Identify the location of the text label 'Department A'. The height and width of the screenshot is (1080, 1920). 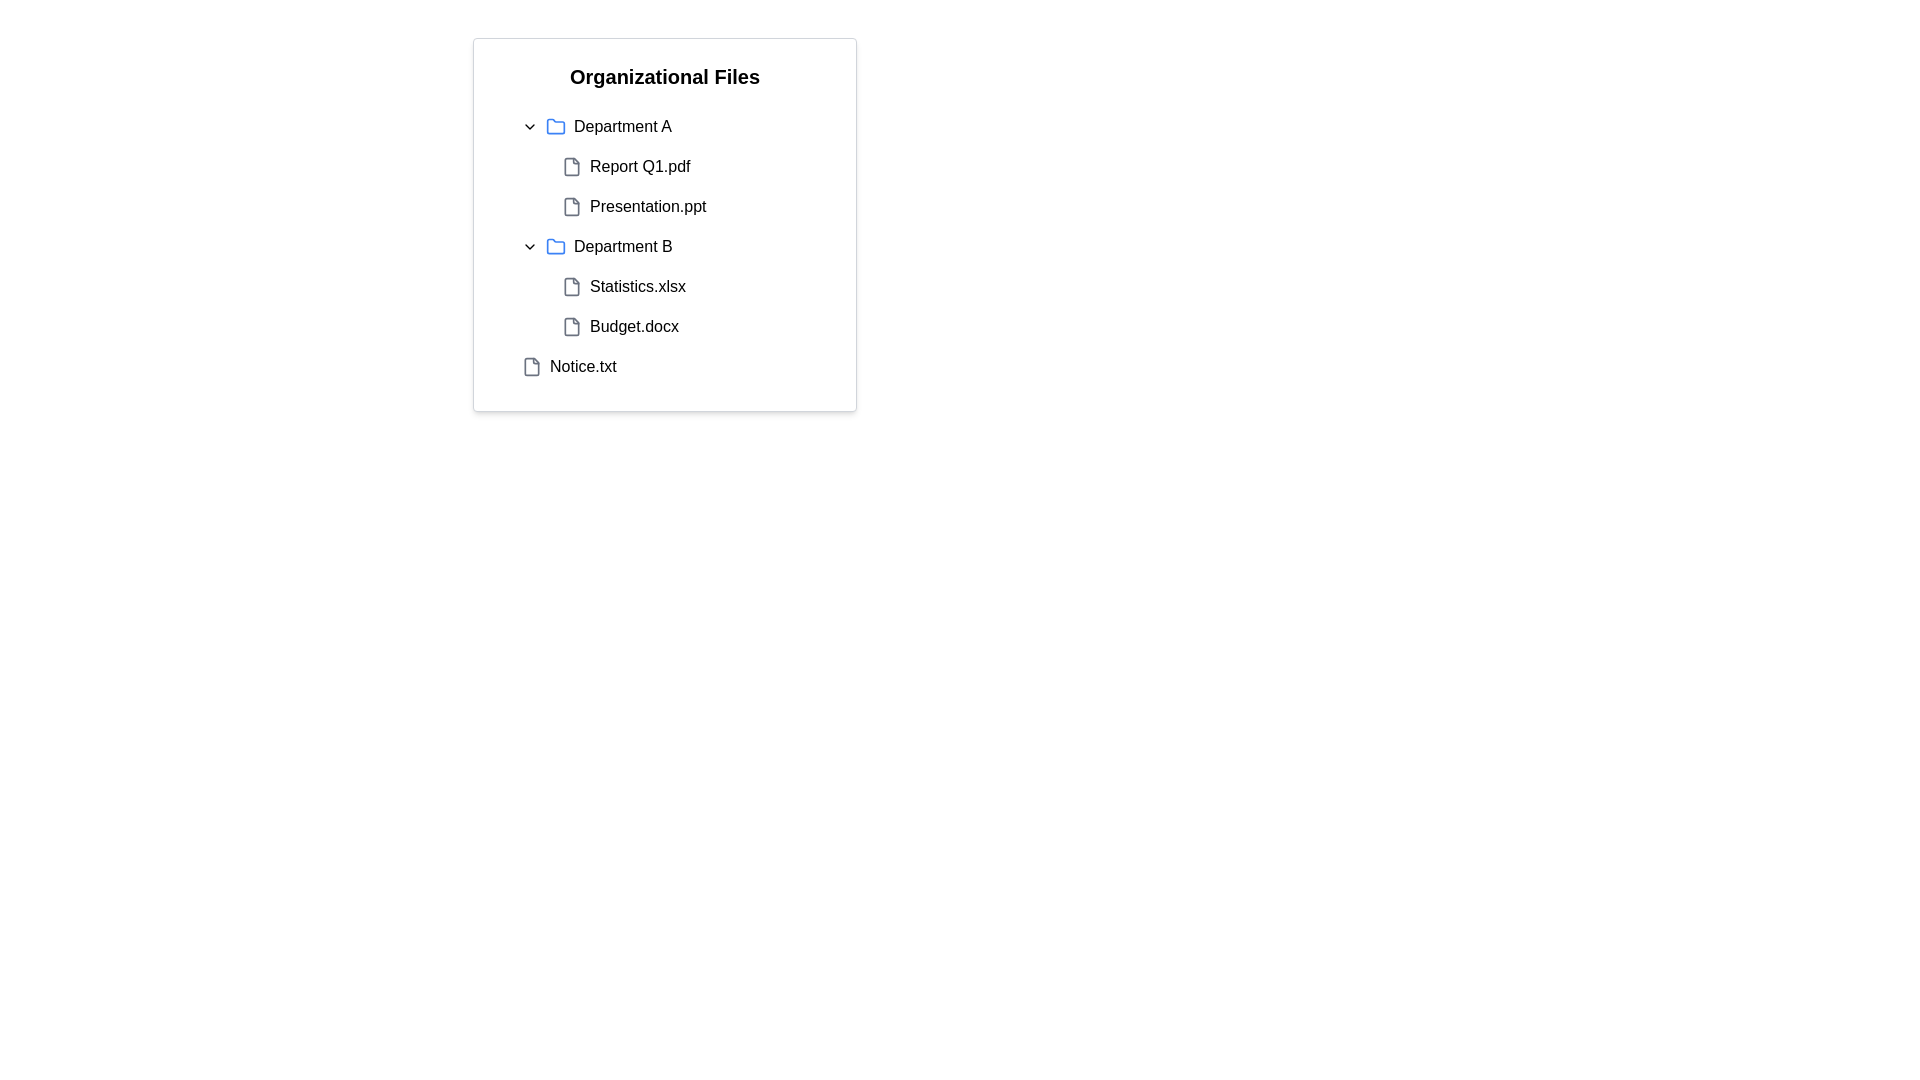
(621, 127).